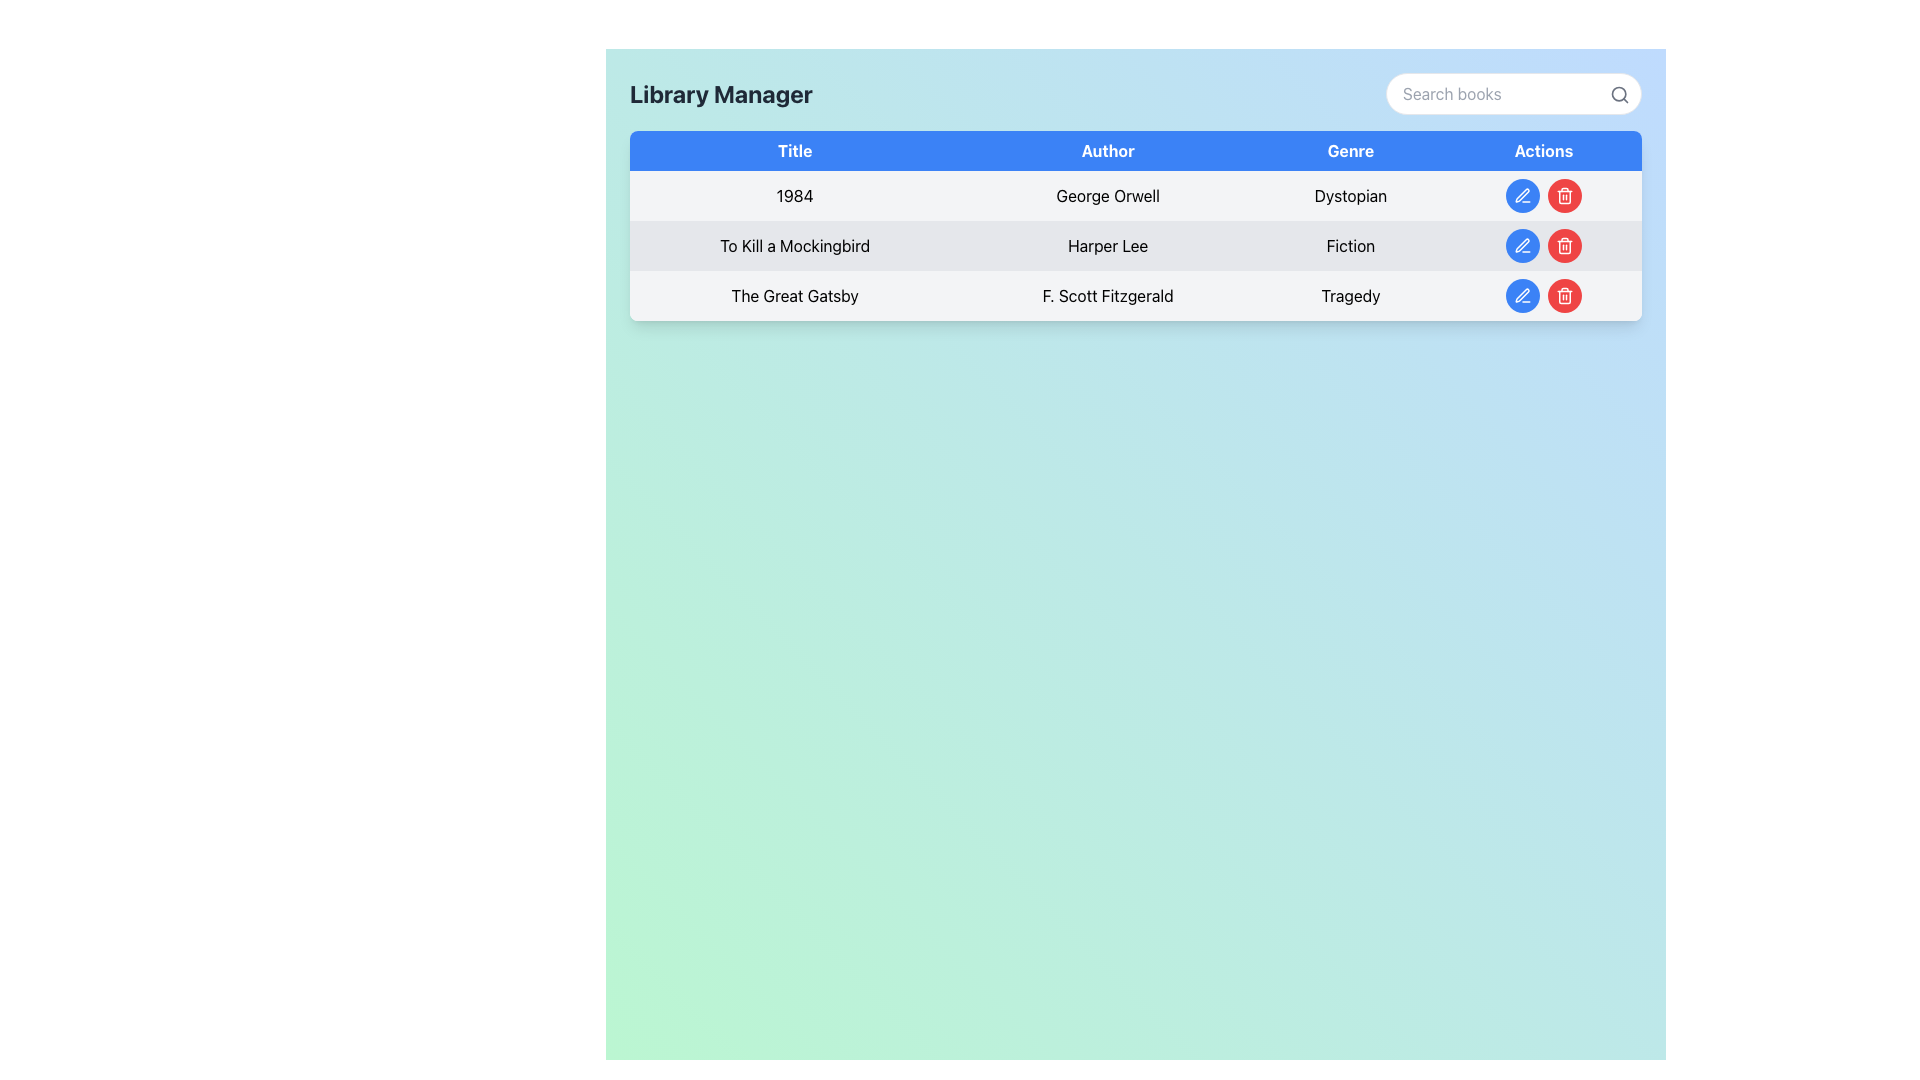  I want to click on the trash can icon button with a red background, positioned as the second button in the 'Actions' column of the second row, so click(1563, 245).